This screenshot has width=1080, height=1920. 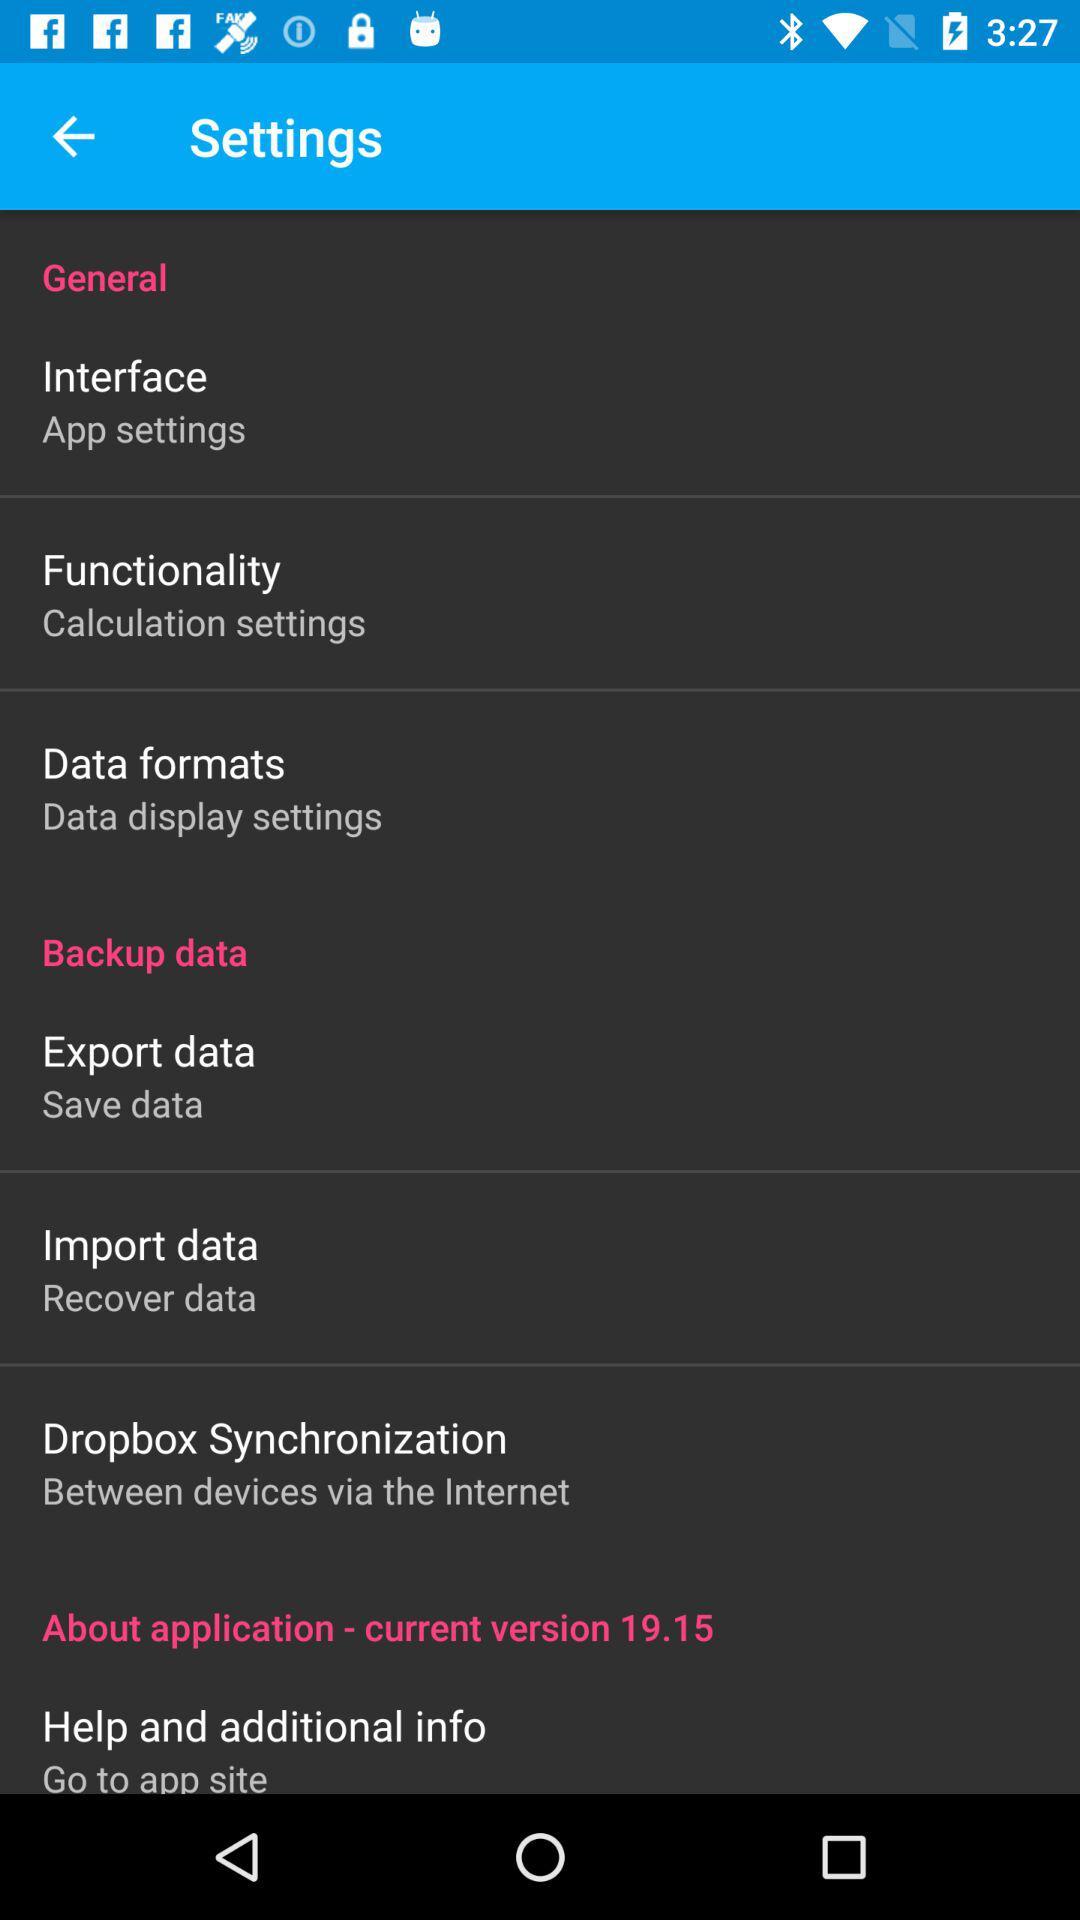 I want to click on icon below the dropbox synchronization item, so click(x=305, y=1490).